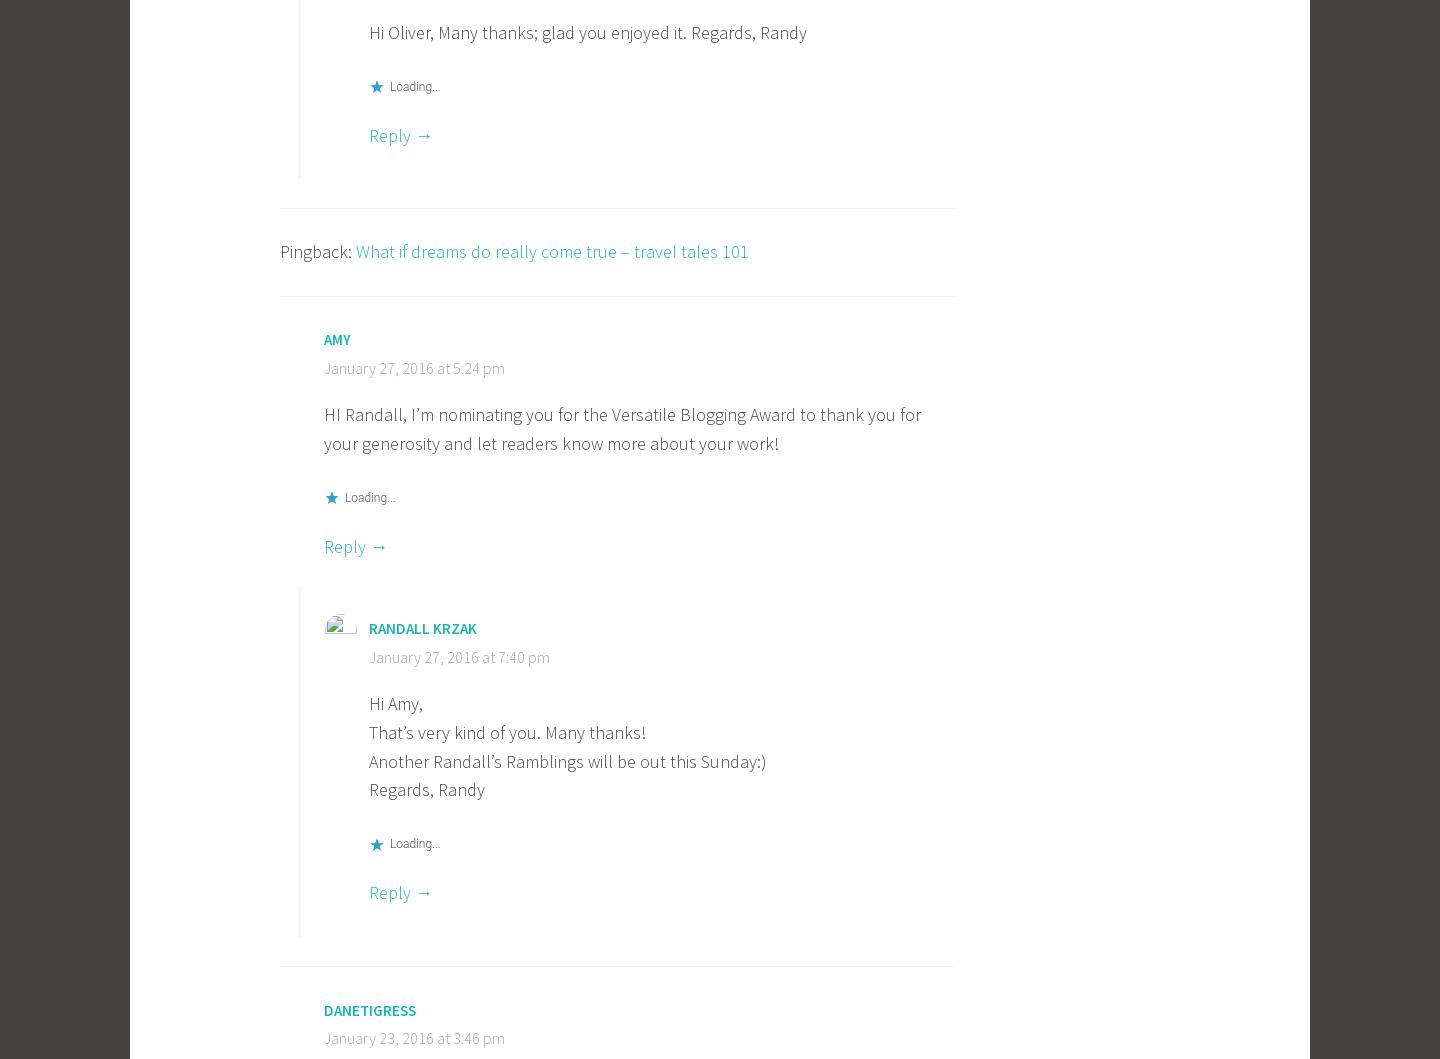 The width and height of the screenshot is (1440, 1059). Describe the element at coordinates (337, 338) in the screenshot. I see `'Amy'` at that location.